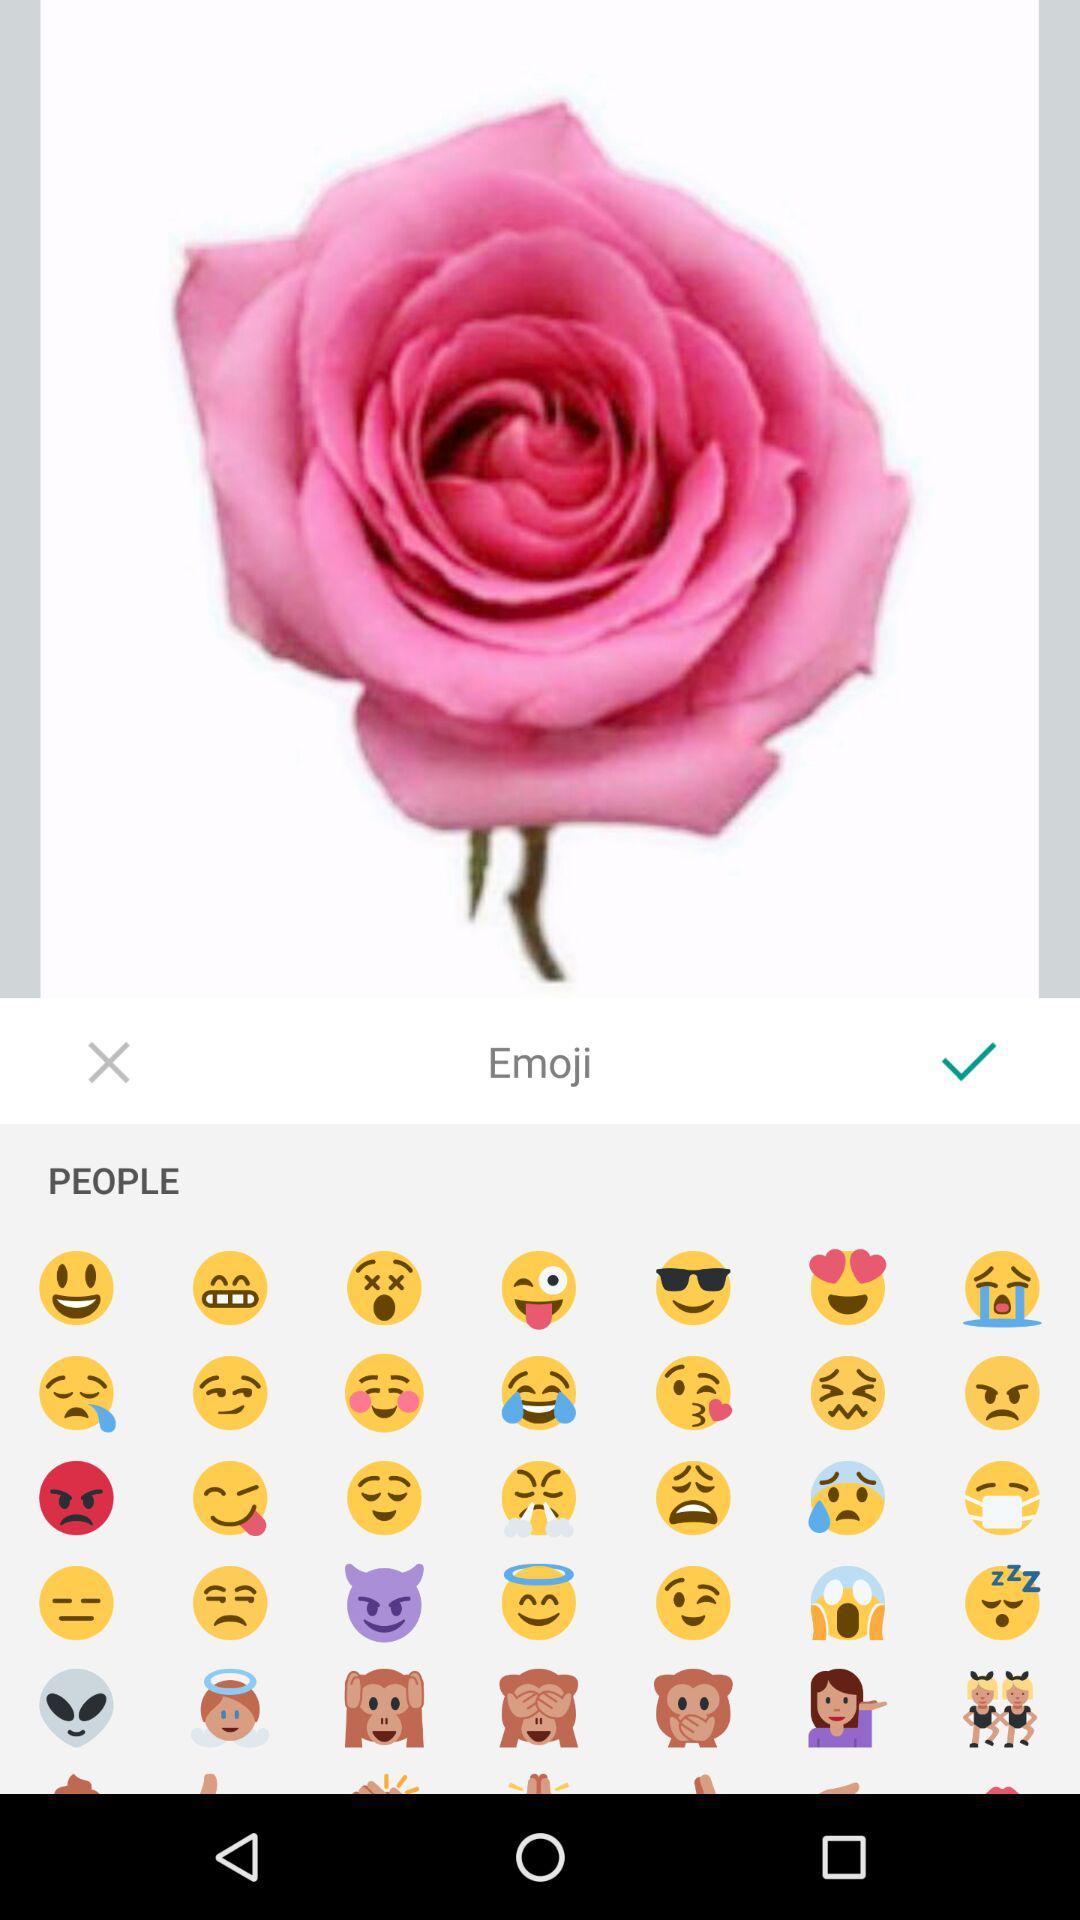 This screenshot has height=1920, width=1080. What do you see at coordinates (692, 1777) in the screenshot?
I see `an emoji` at bounding box center [692, 1777].